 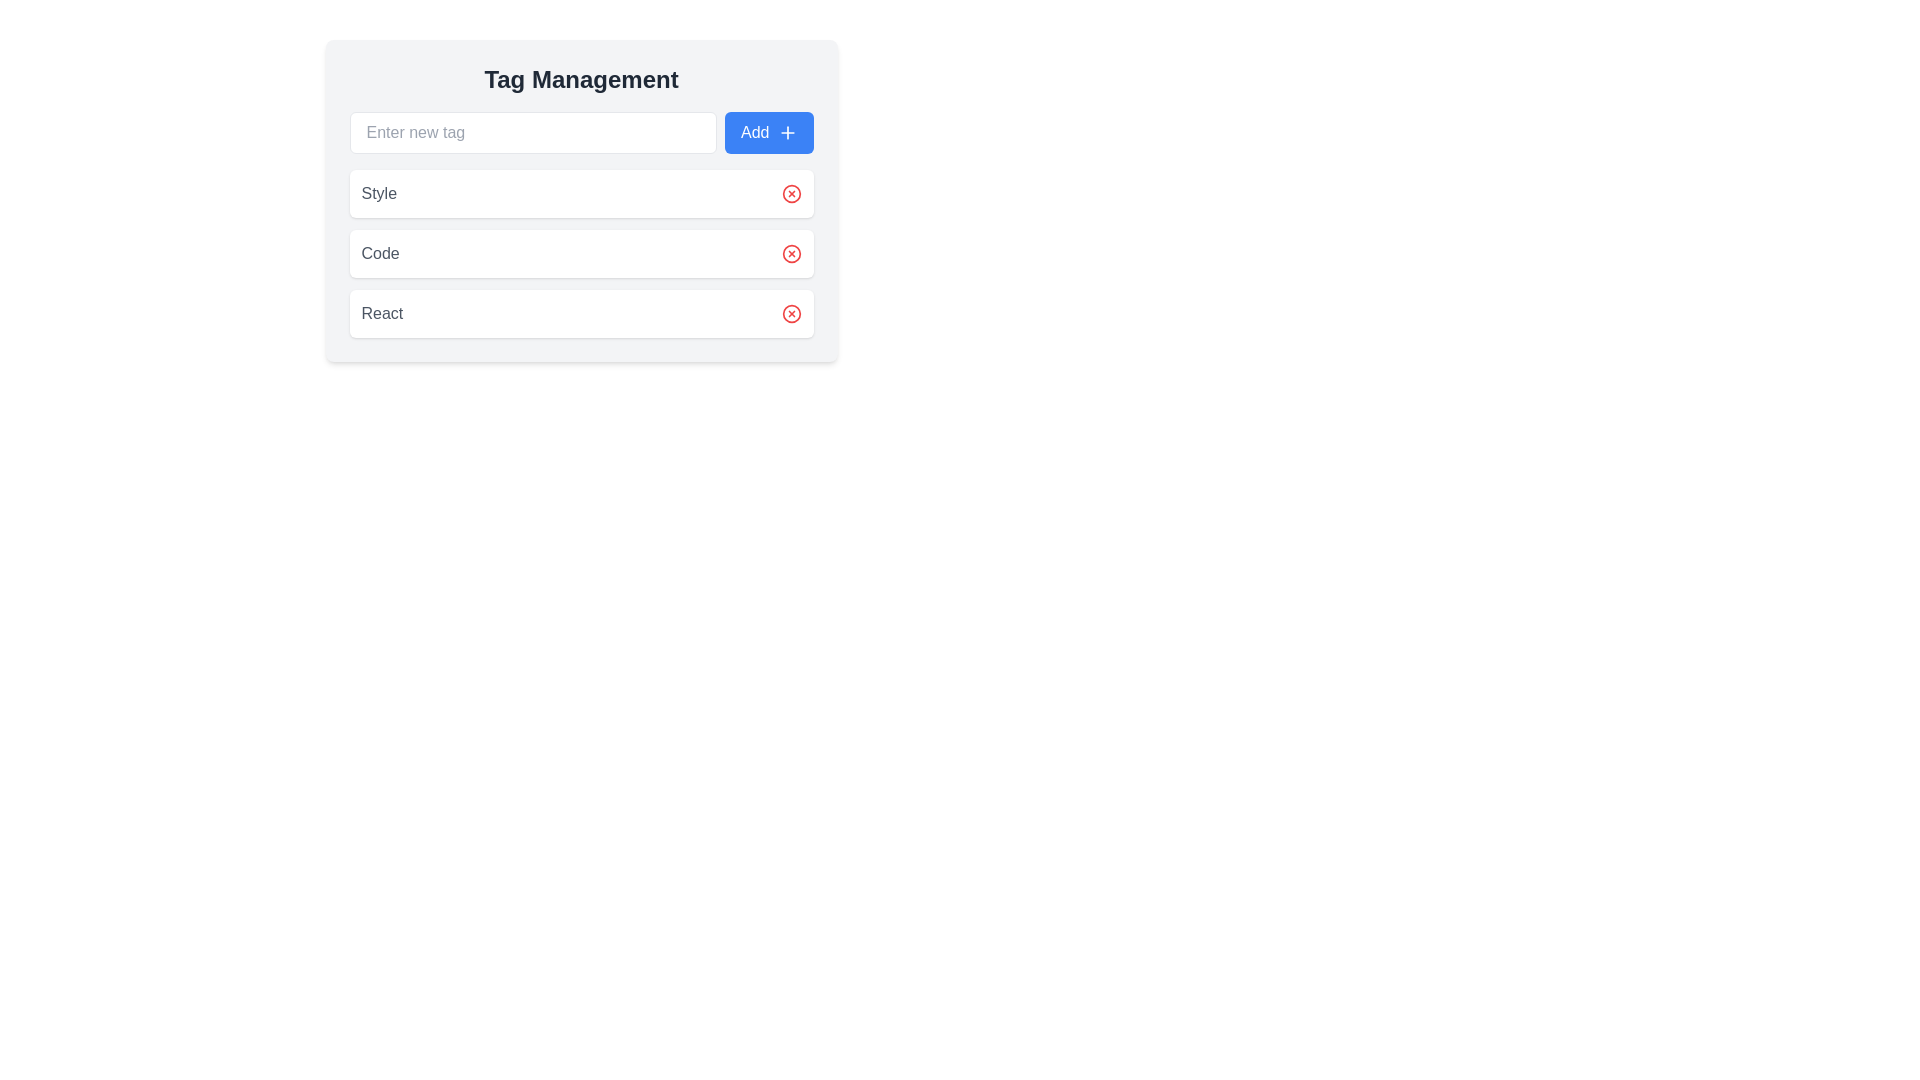 What do you see at coordinates (580, 79) in the screenshot?
I see `the Heading Text that indicates 'Tag Management', which is the title for the card interface located at the top of the card layout` at bounding box center [580, 79].